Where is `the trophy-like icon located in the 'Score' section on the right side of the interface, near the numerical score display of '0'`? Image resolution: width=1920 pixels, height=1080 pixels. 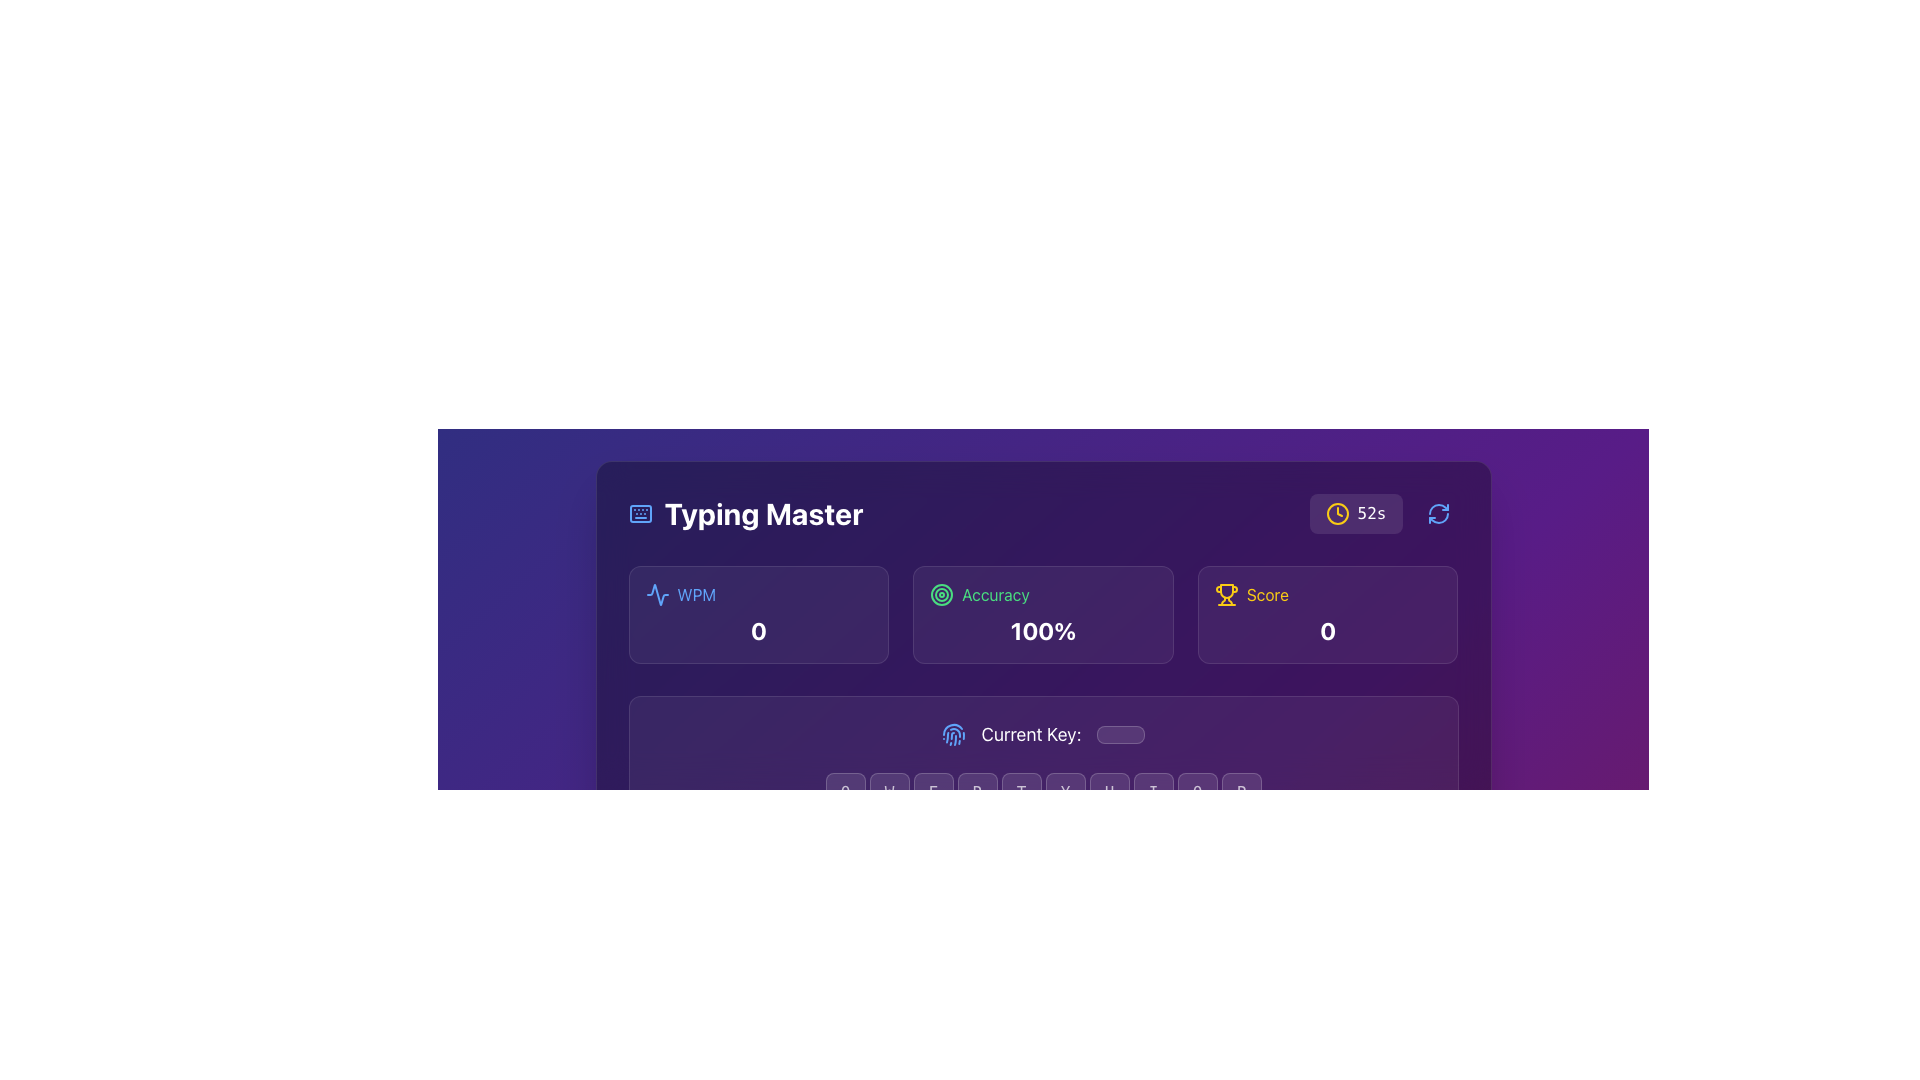
the trophy-like icon located in the 'Score' section on the right side of the interface, near the numerical score display of '0' is located at coordinates (1225, 590).